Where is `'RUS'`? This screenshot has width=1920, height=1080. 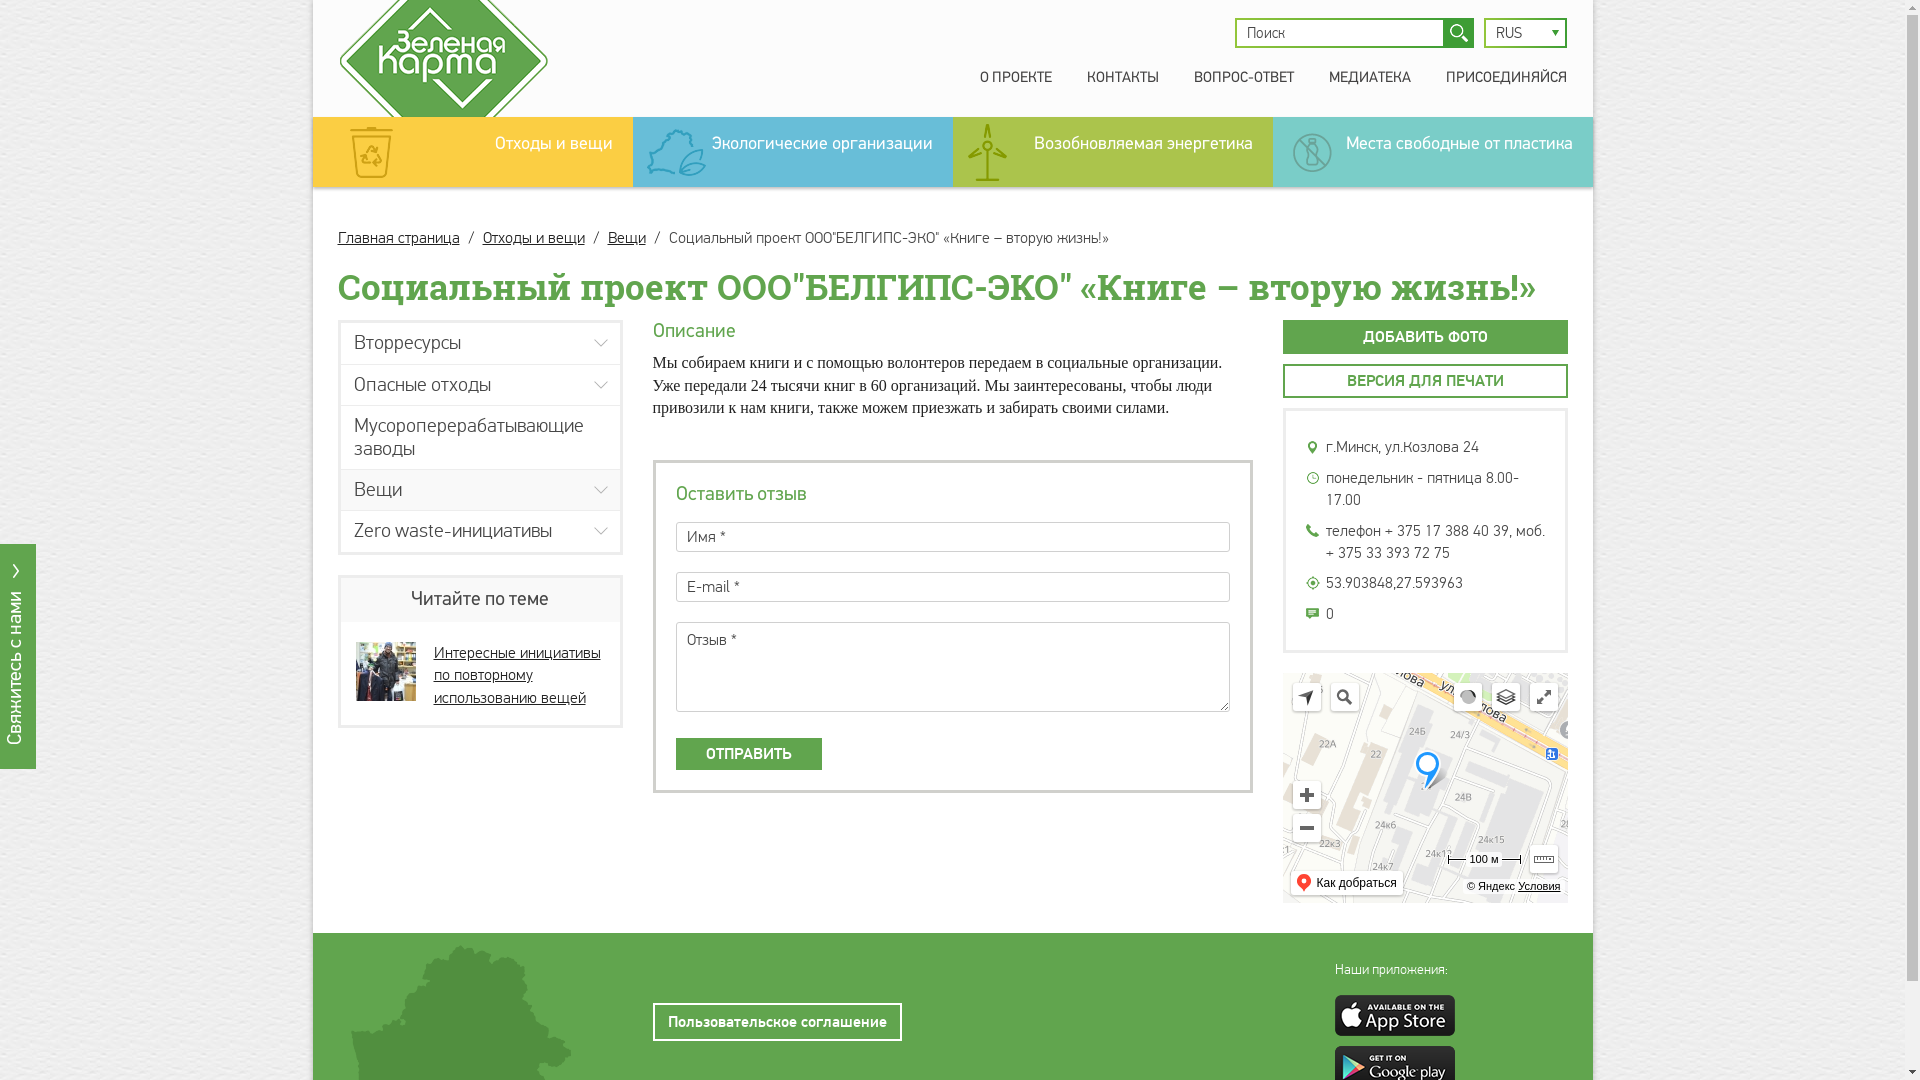
'RUS' is located at coordinates (1524, 33).